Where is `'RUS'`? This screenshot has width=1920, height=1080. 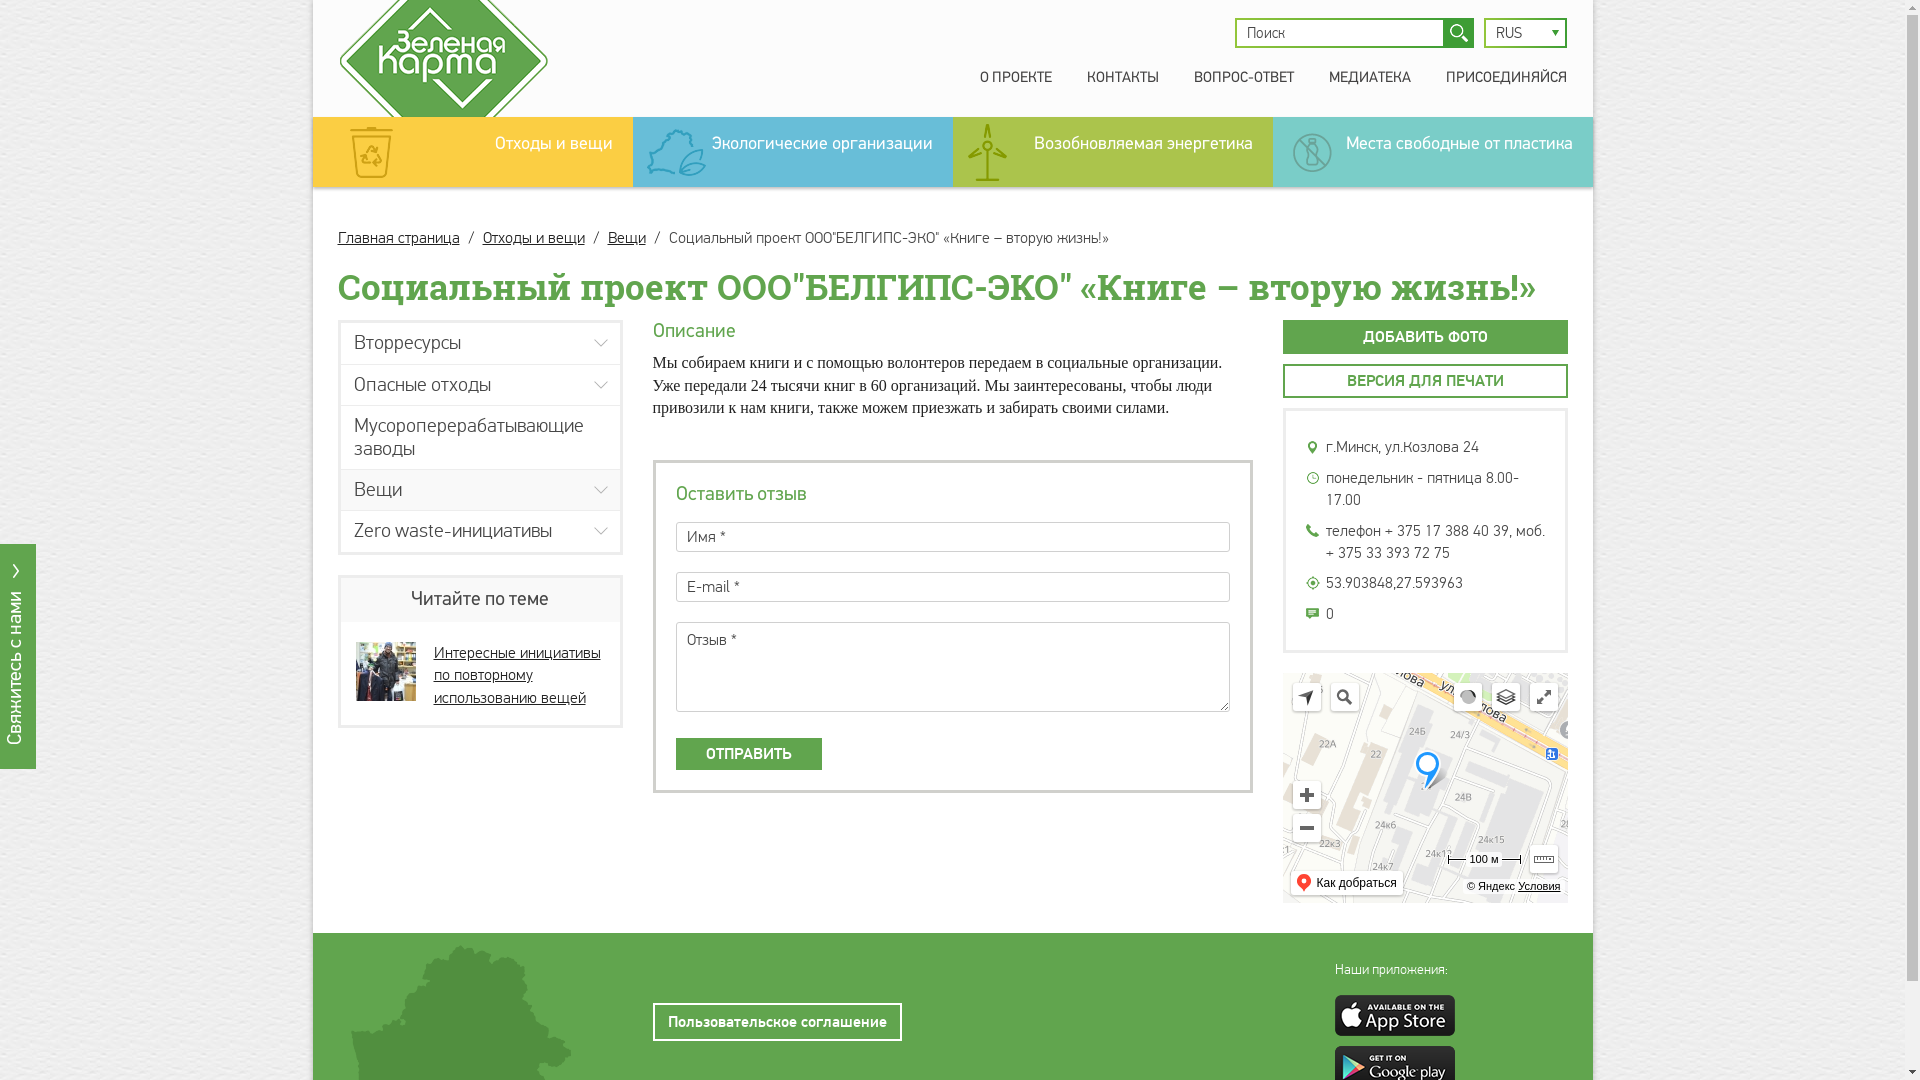
'RUS' is located at coordinates (1524, 33).